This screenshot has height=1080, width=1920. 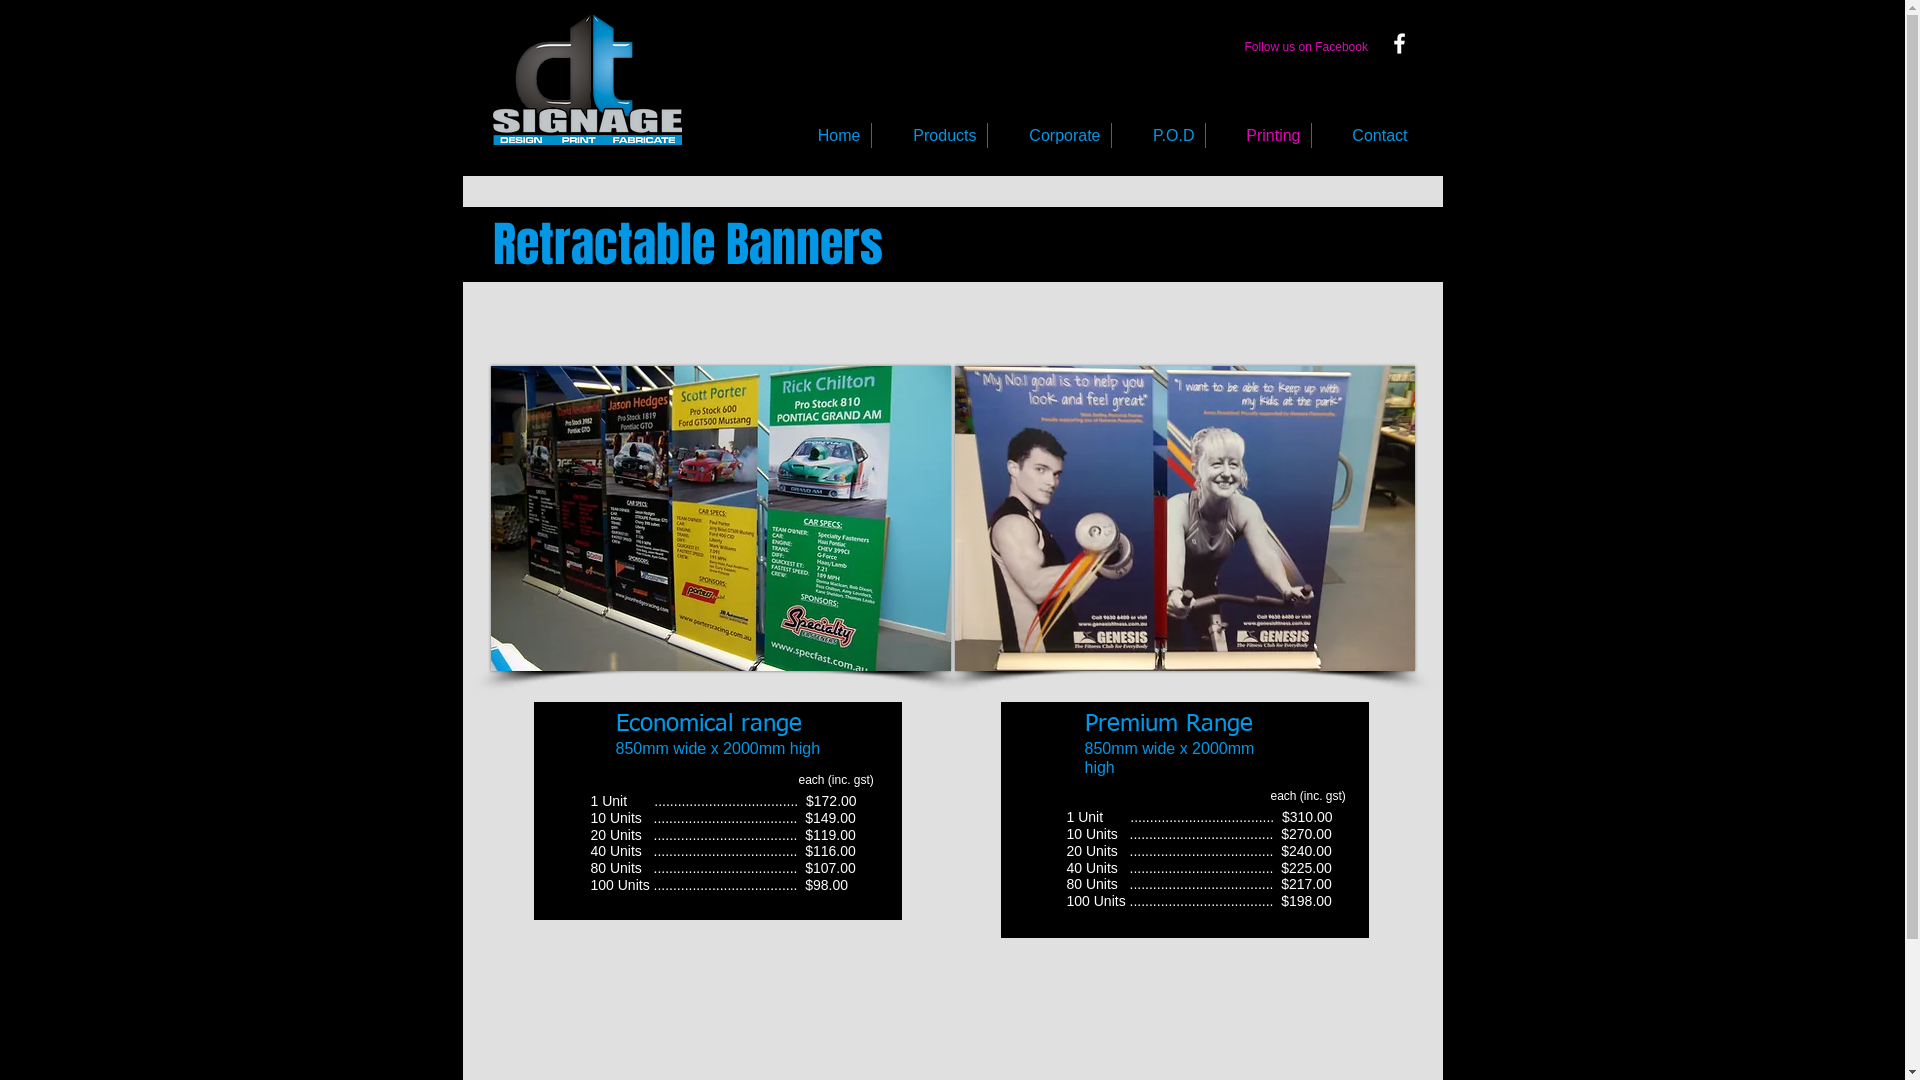 I want to click on 'Contact', so click(x=1311, y=135).